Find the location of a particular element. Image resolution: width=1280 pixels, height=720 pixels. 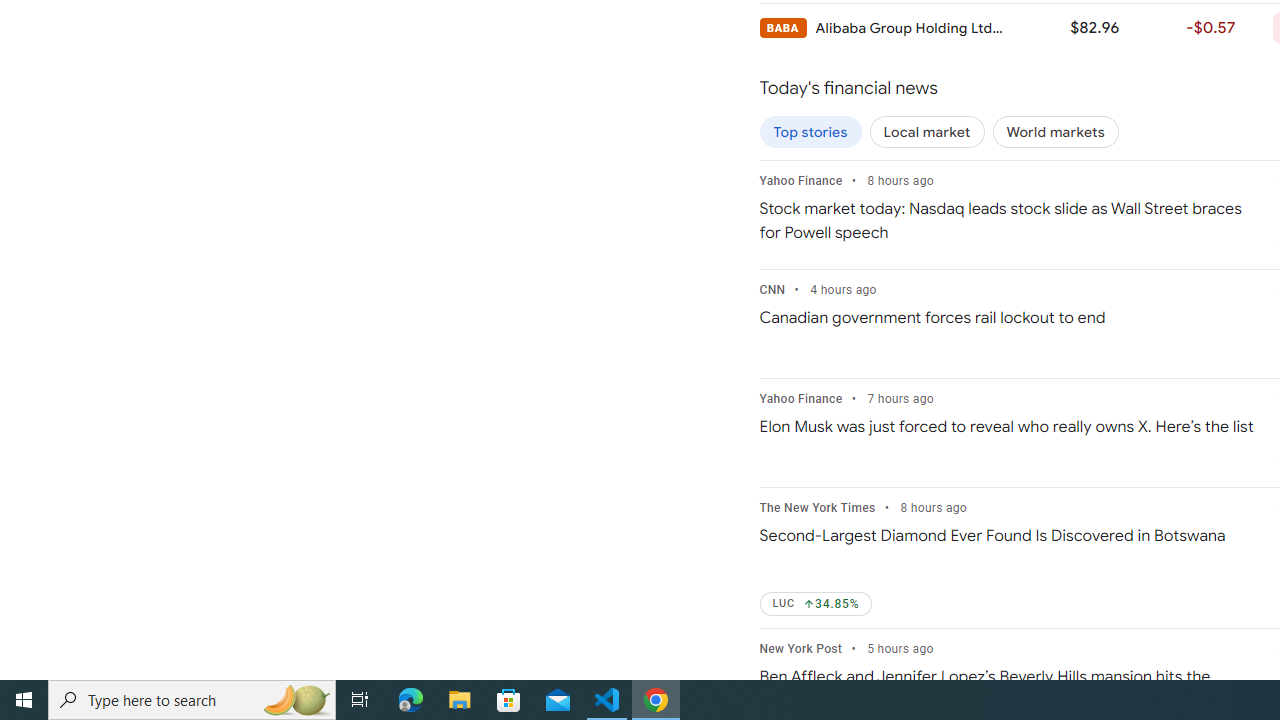

'Local market' is located at coordinates (926, 132).